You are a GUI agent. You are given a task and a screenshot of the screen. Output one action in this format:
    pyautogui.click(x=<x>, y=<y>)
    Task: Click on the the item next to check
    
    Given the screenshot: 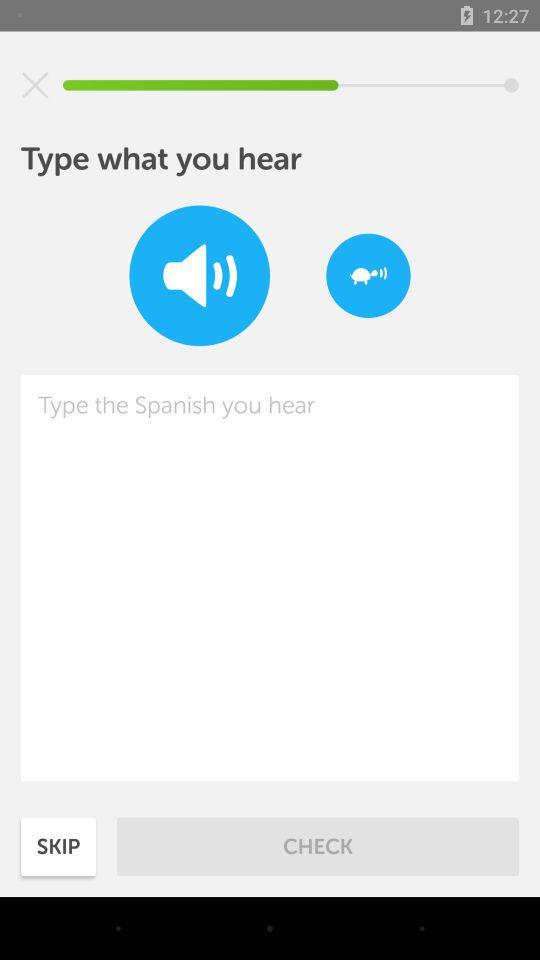 What is the action you would take?
    pyautogui.click(x=58, y=845)
    